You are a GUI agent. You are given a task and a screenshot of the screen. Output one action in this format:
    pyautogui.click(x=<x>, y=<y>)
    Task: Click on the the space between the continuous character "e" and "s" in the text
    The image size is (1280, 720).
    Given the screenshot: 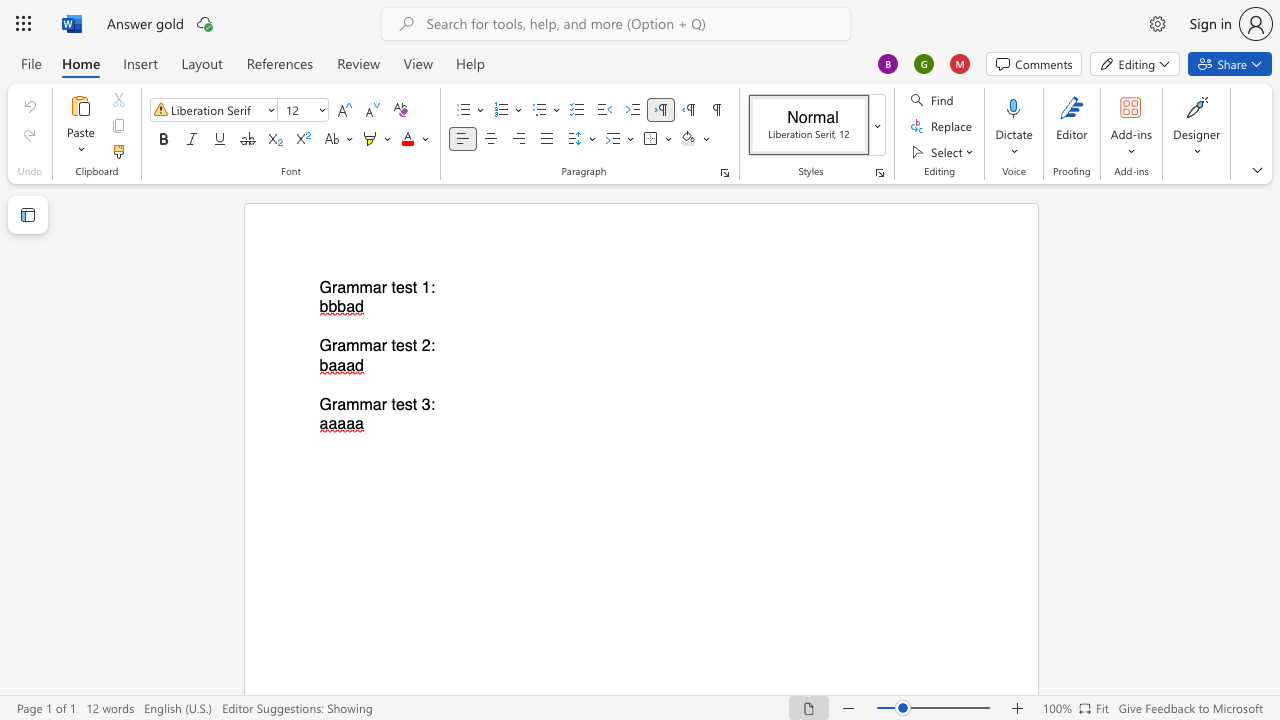 What is the action you would take?
    pyautogui.click(x=403, y=288)
    